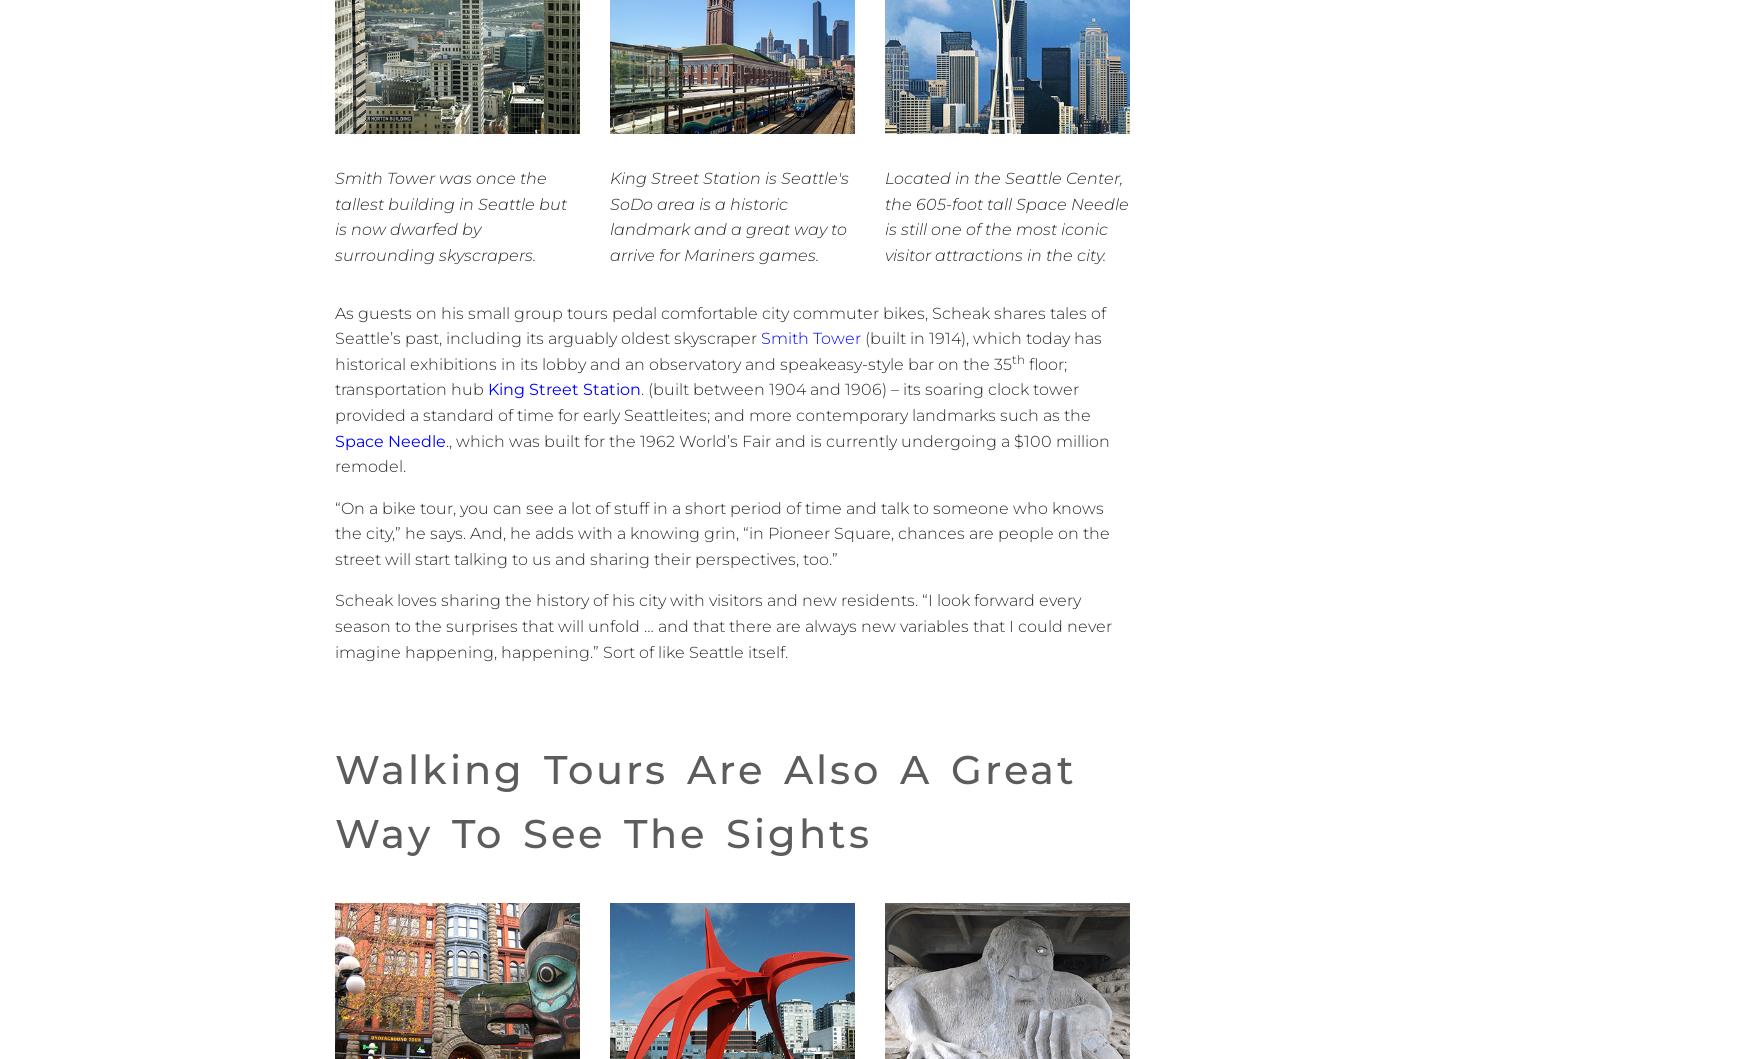  Describe the element at coordinates (722, 531) in the screenshot. I see `'“On a bike tour, you can see a lot of stuff in a short period of time and talk to someone who knows the city,” he says. And, he adds with a knowing grin, “in Pioneer Square, chances are people on the street will start talking to us and sharing their perspectives, too.”'` at that location.